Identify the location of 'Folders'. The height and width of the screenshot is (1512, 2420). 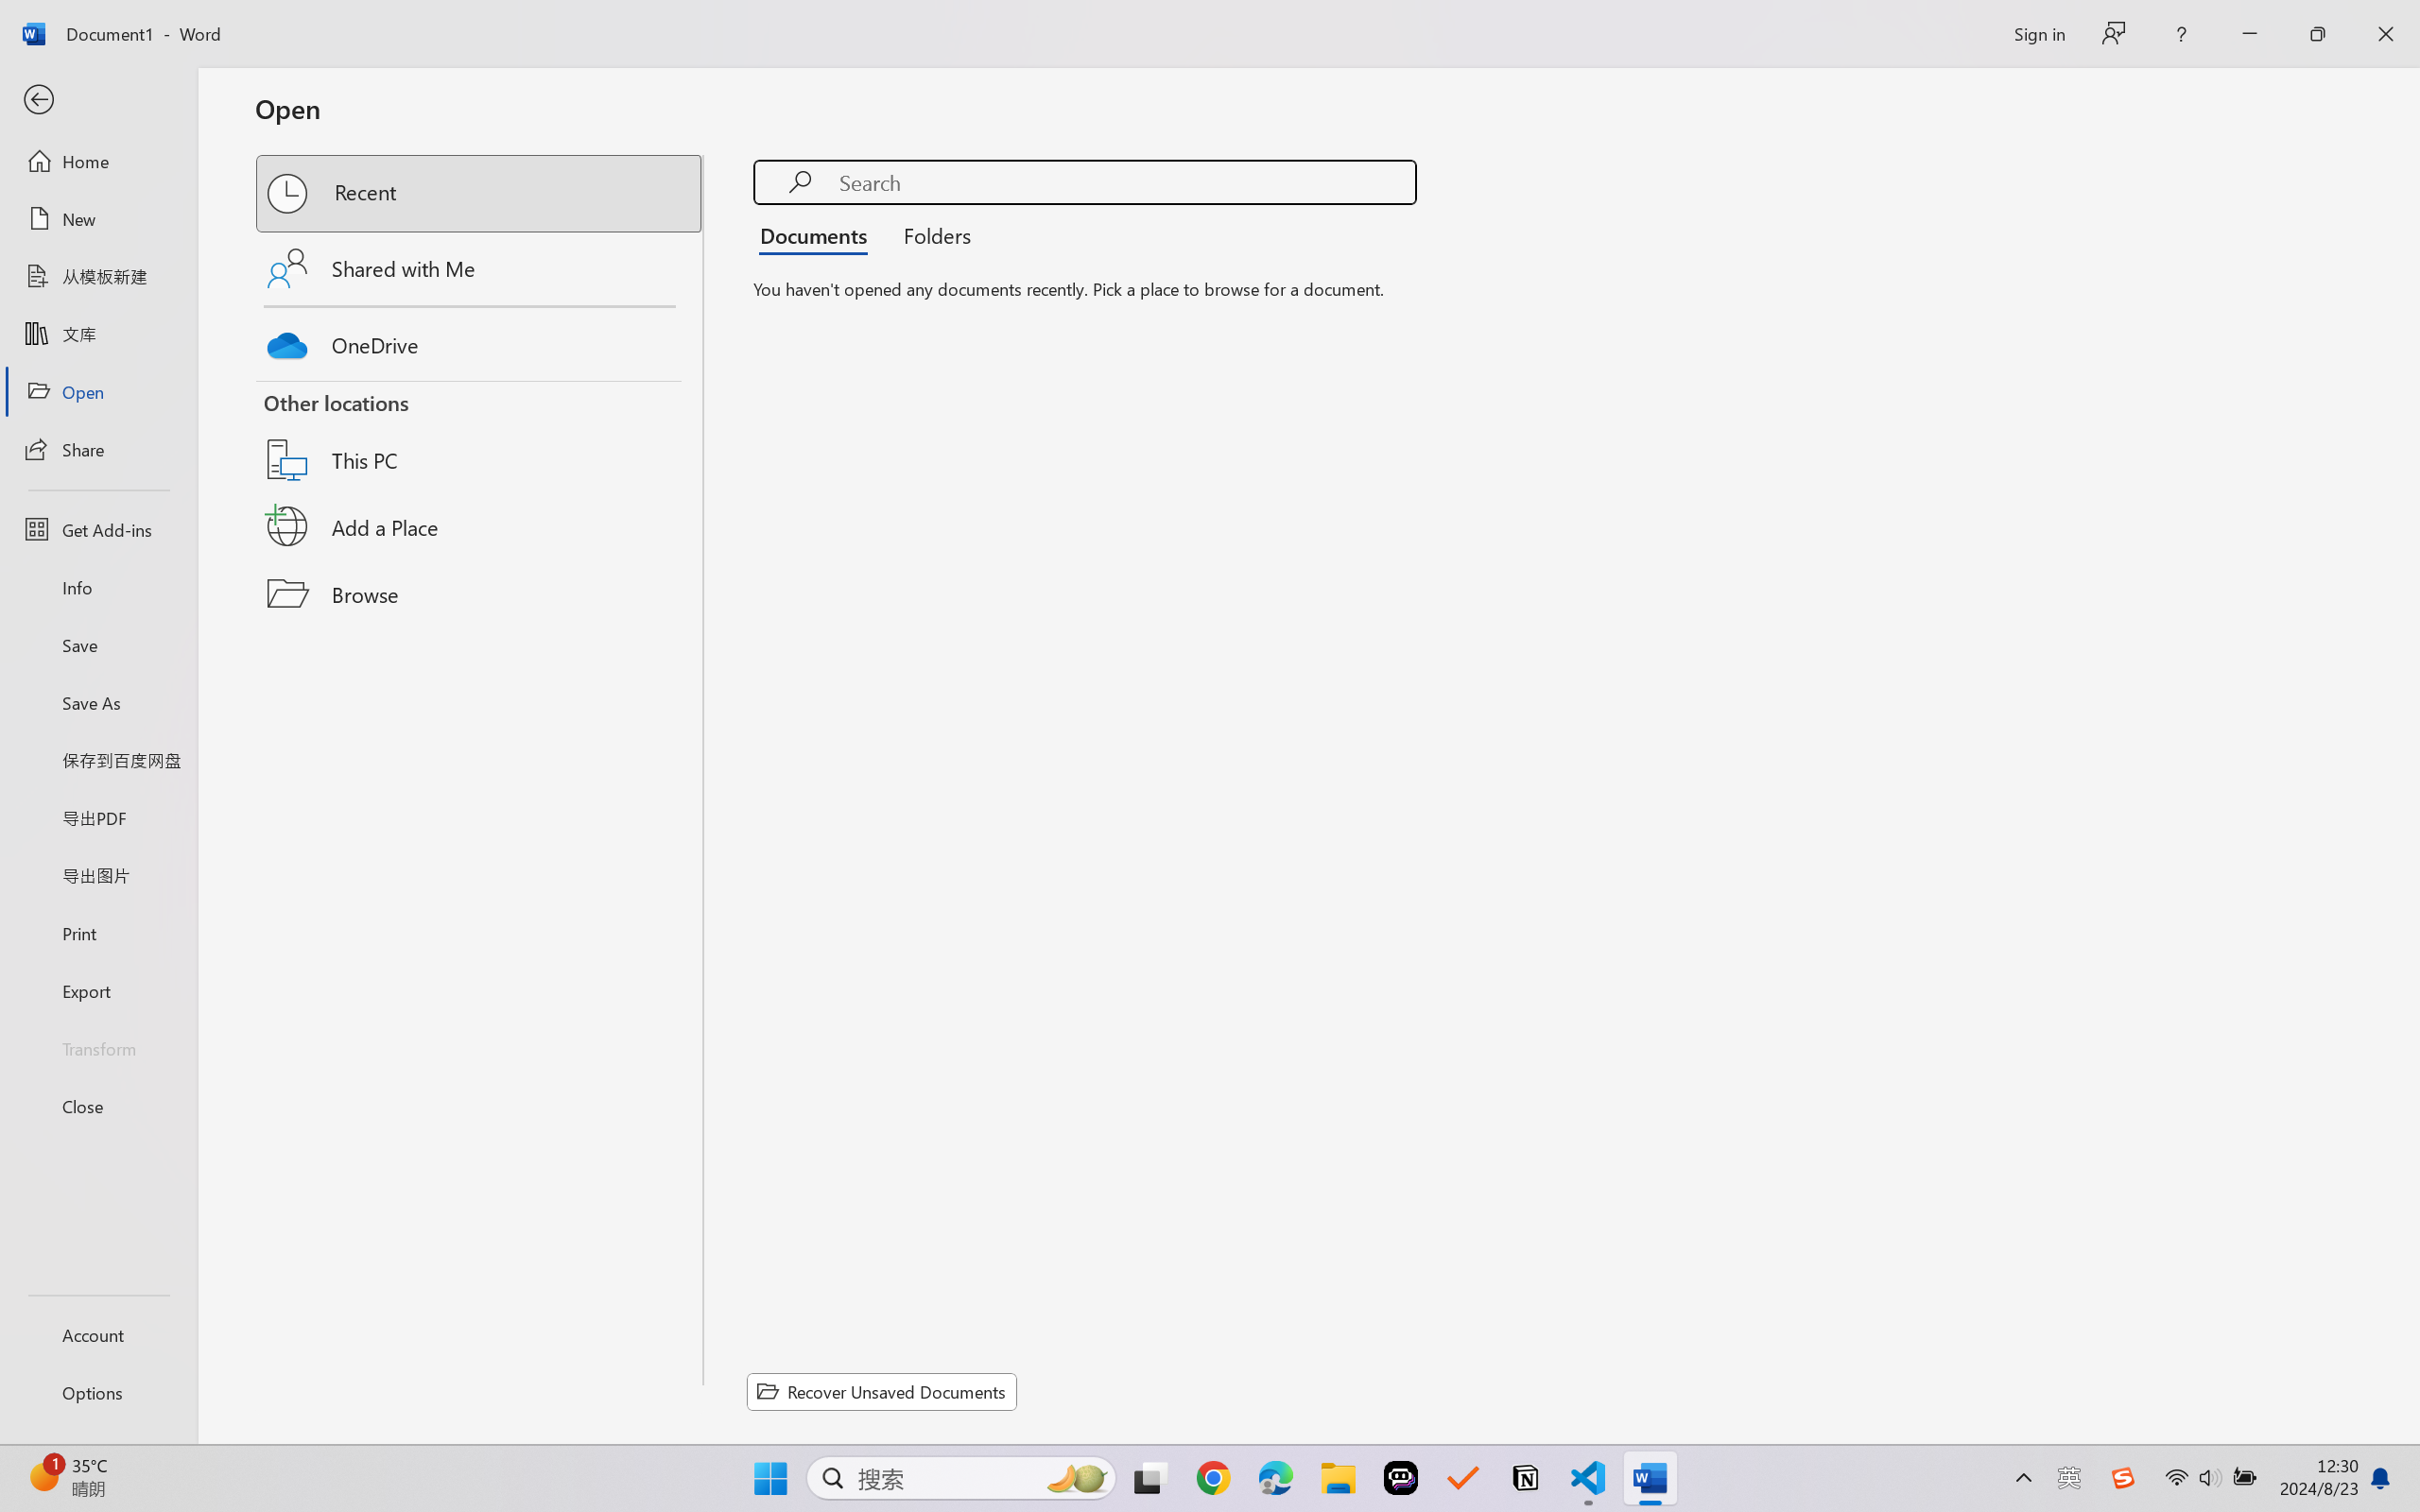
(931, 233).